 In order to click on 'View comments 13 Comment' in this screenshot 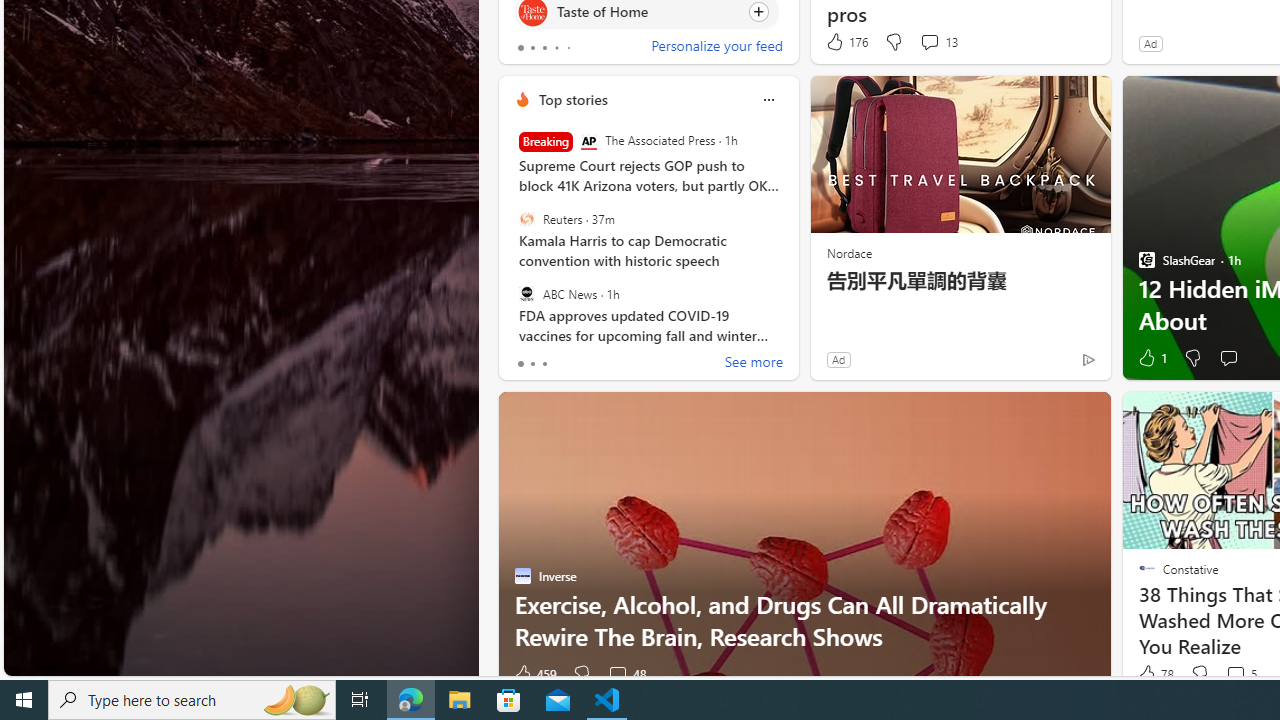, I will do `click(928, 41)`.